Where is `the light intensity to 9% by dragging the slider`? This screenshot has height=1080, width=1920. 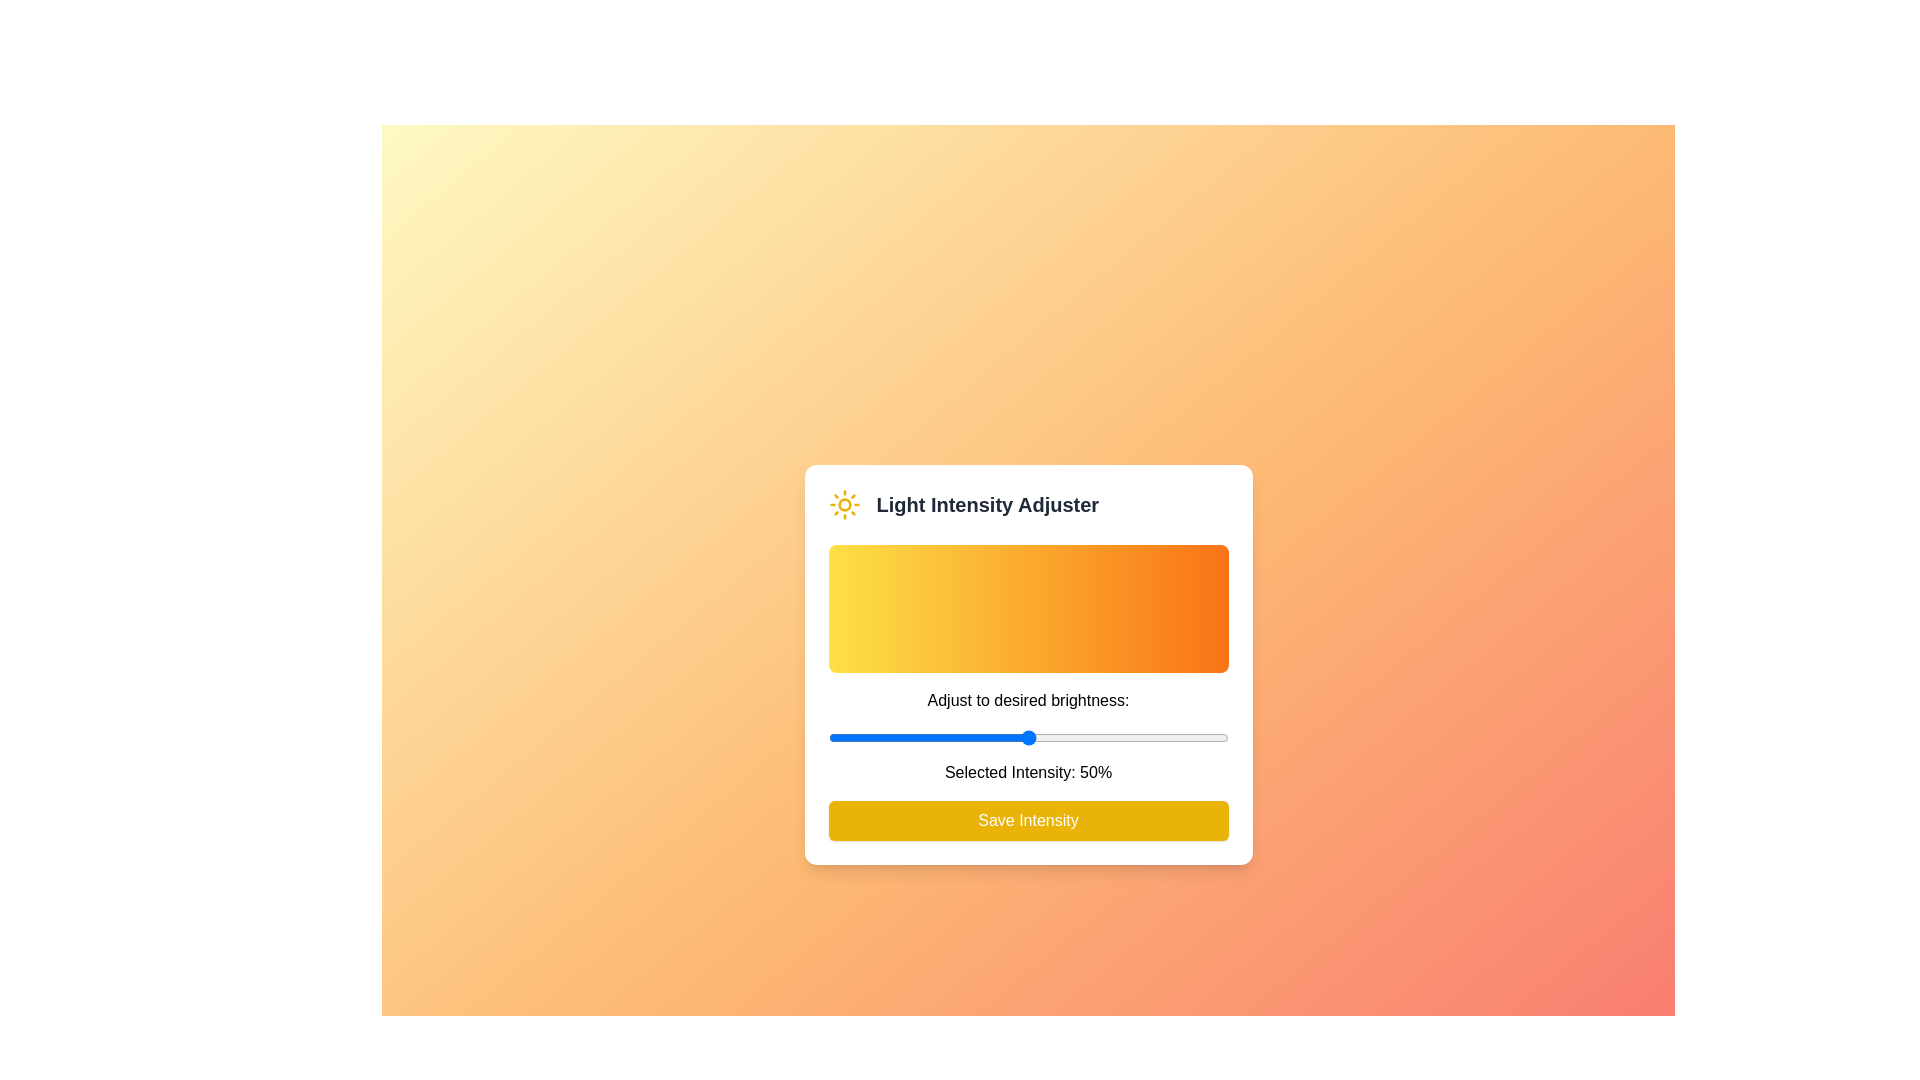 the light intensity to 9% by dragging the slider is located at coordinates (864, 737).